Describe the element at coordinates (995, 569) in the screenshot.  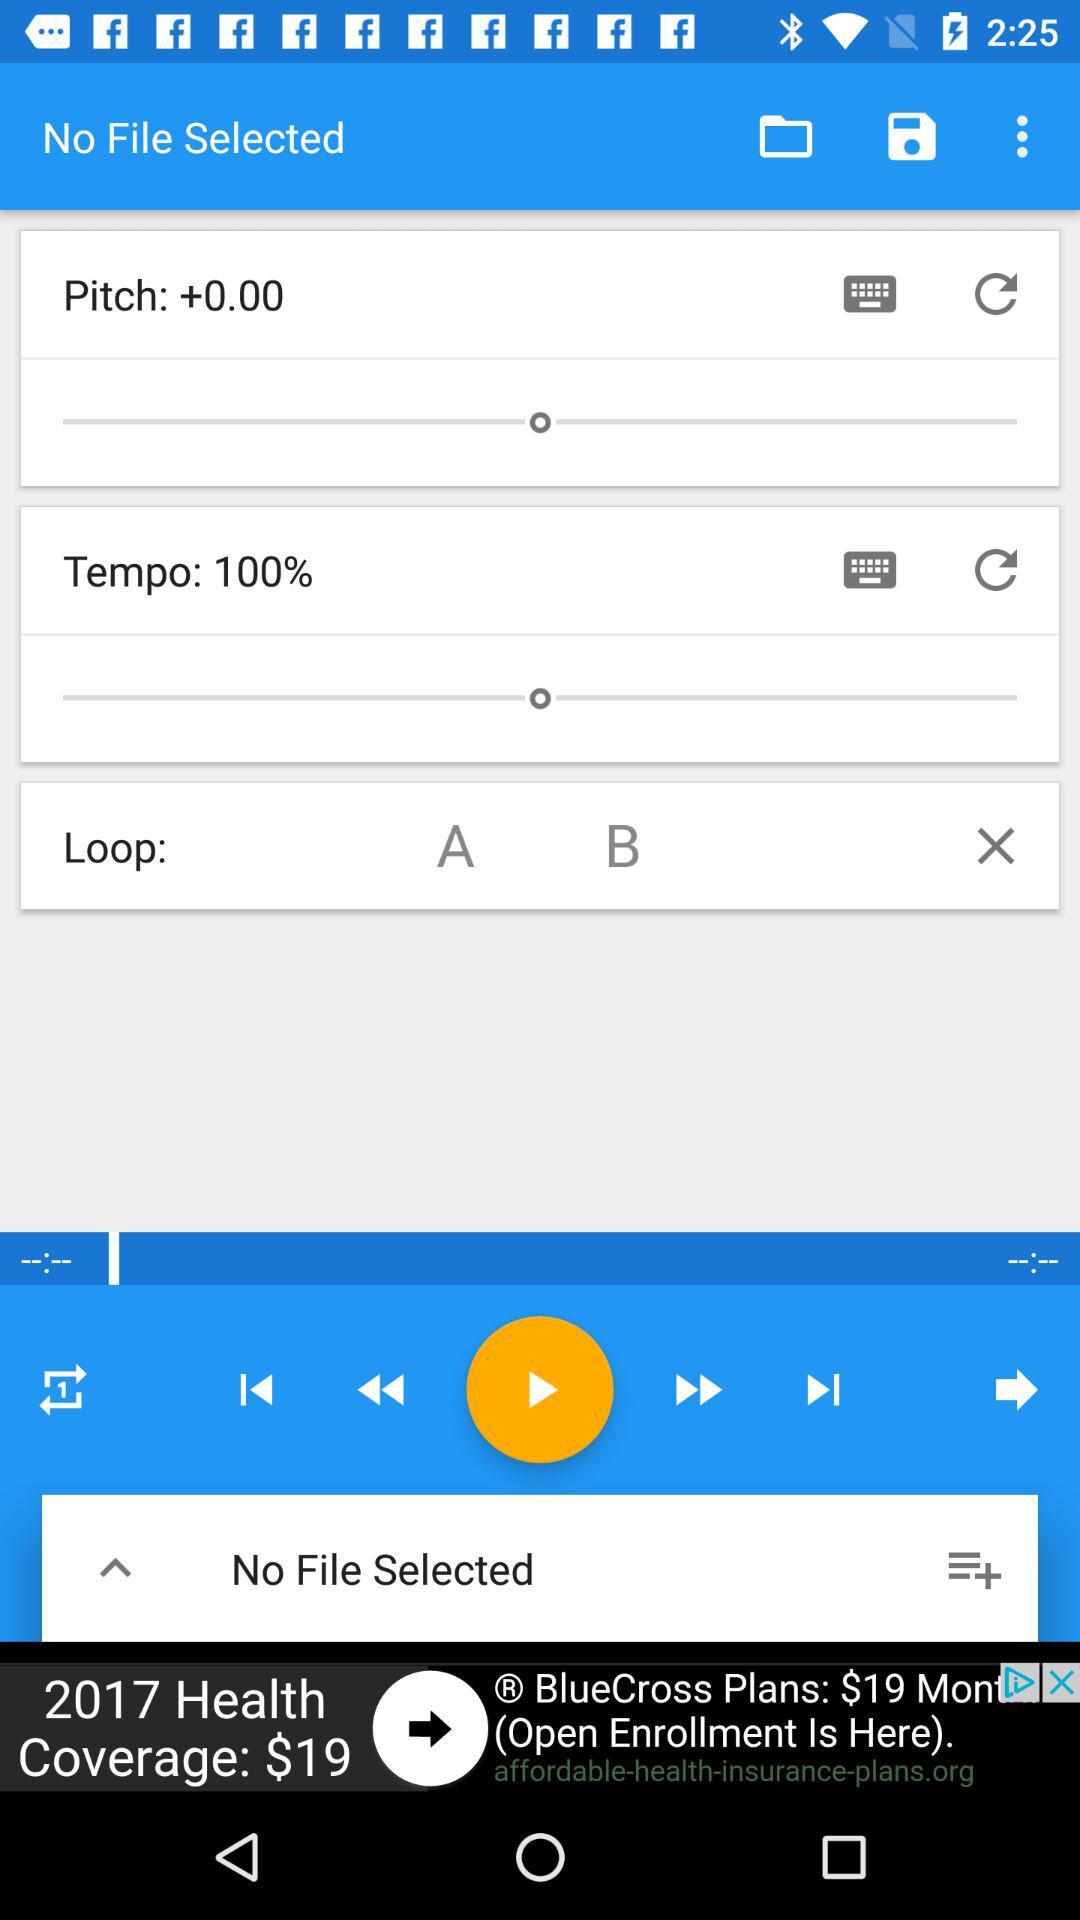
I see `reload` at that location.